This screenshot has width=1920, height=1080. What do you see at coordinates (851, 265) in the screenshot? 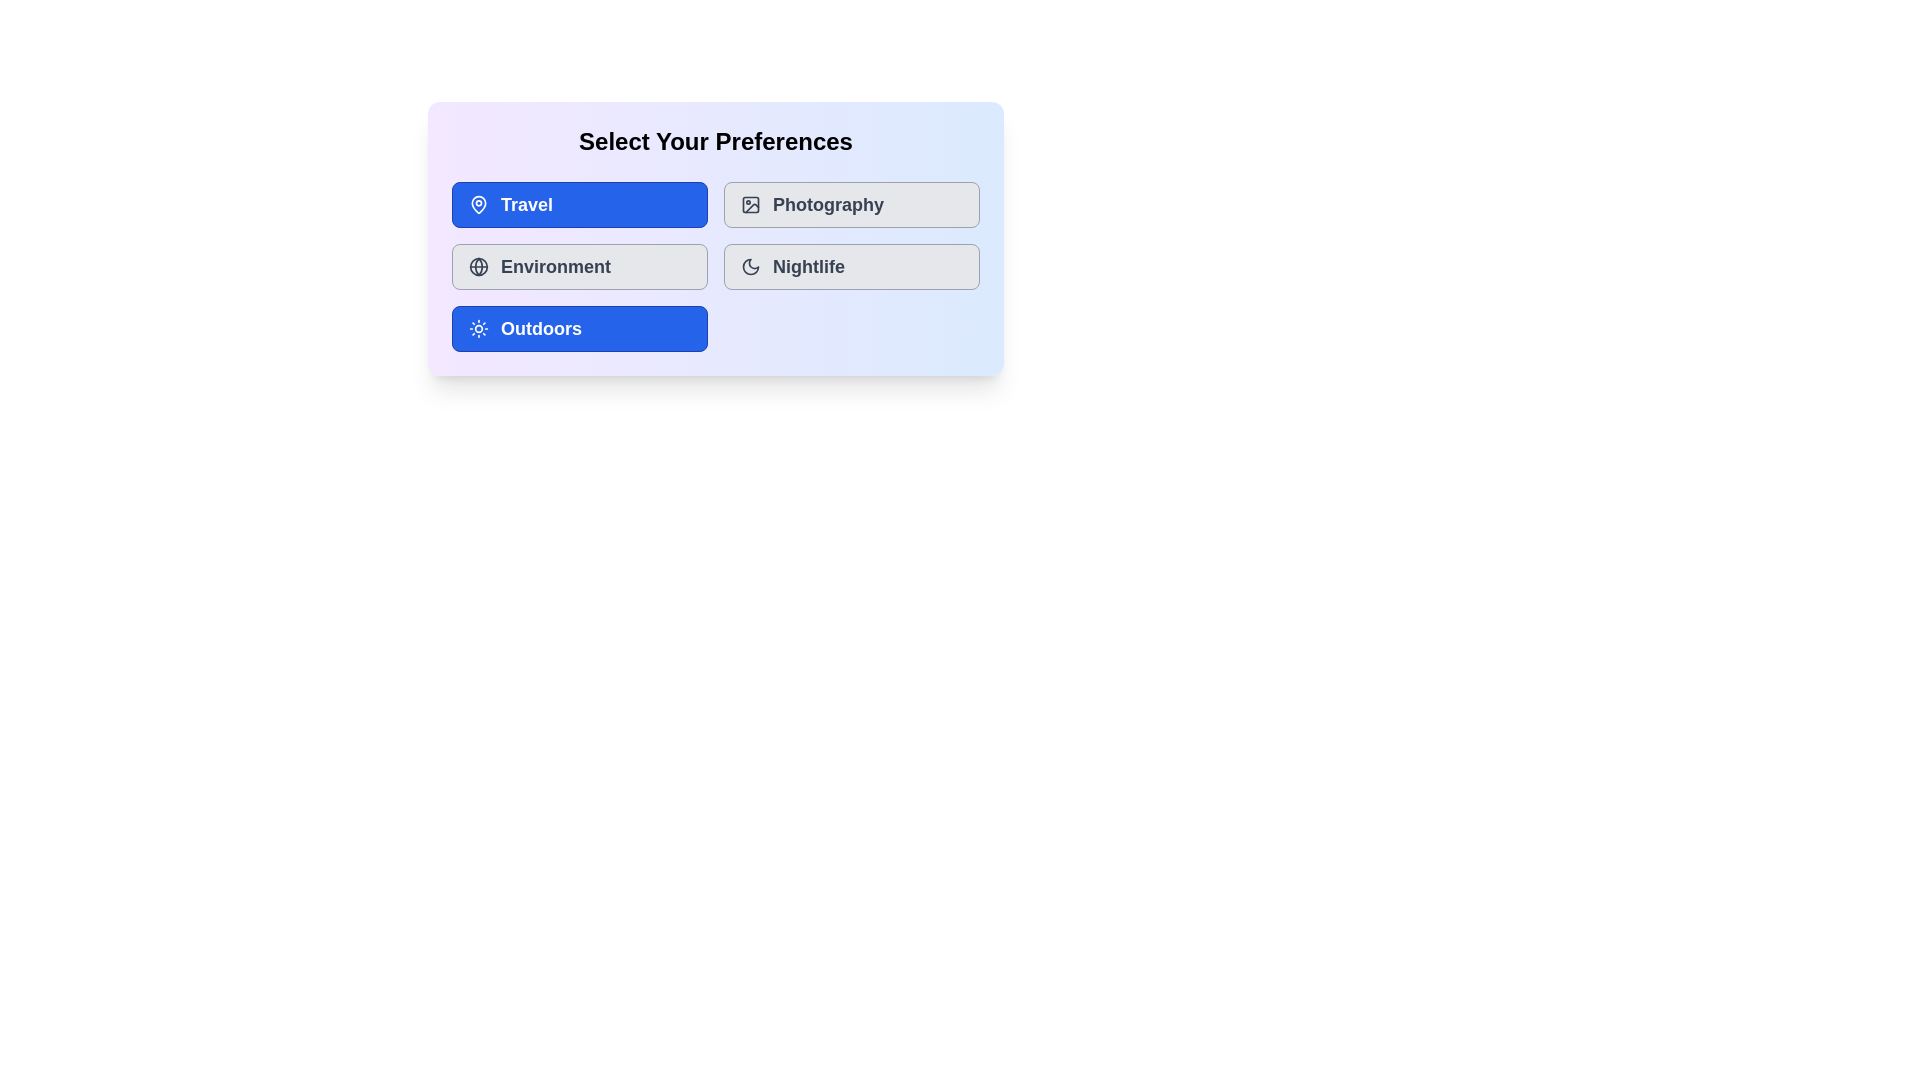
I see `the category Nightlife` at bounding box center [851, 265].